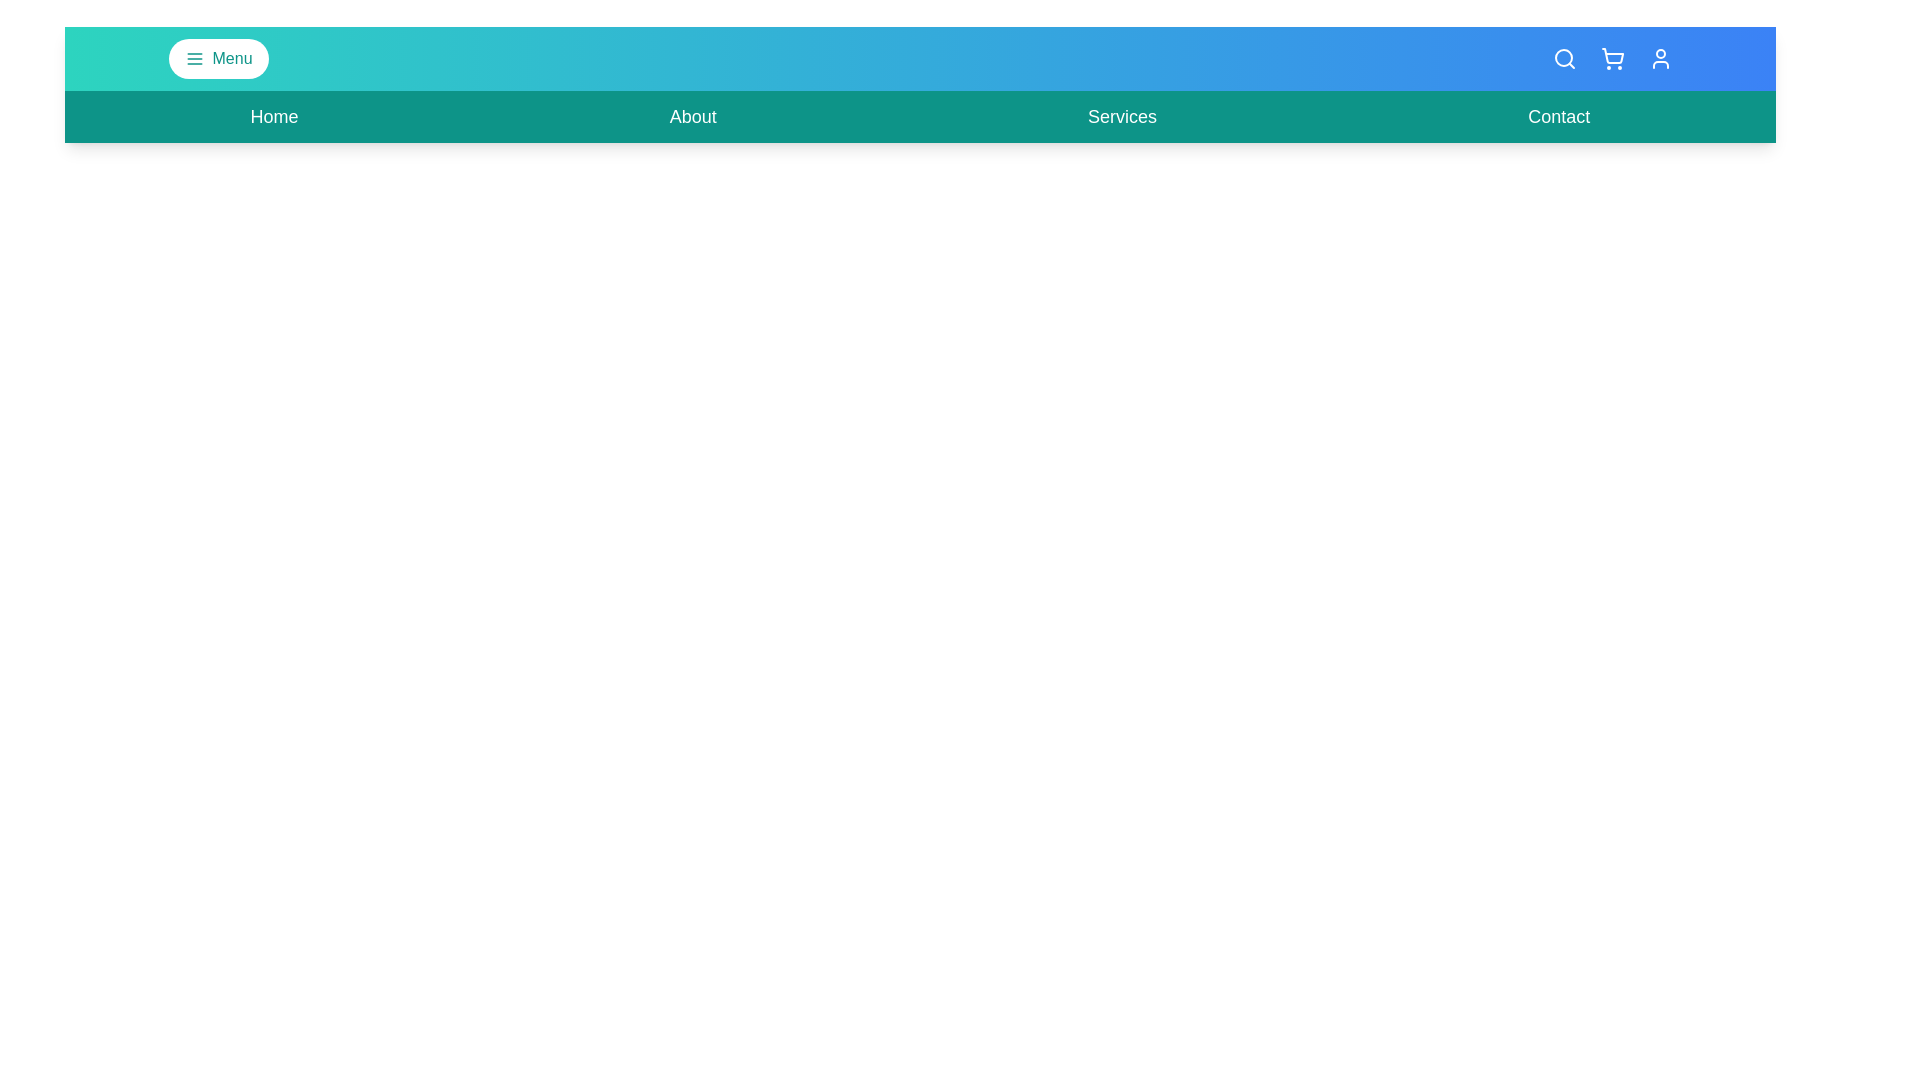  What do you see at coordinates (1660, 57) in the screenshot?
I see `the 'User' icon to interact with it` at bounding box center [1660, 57].